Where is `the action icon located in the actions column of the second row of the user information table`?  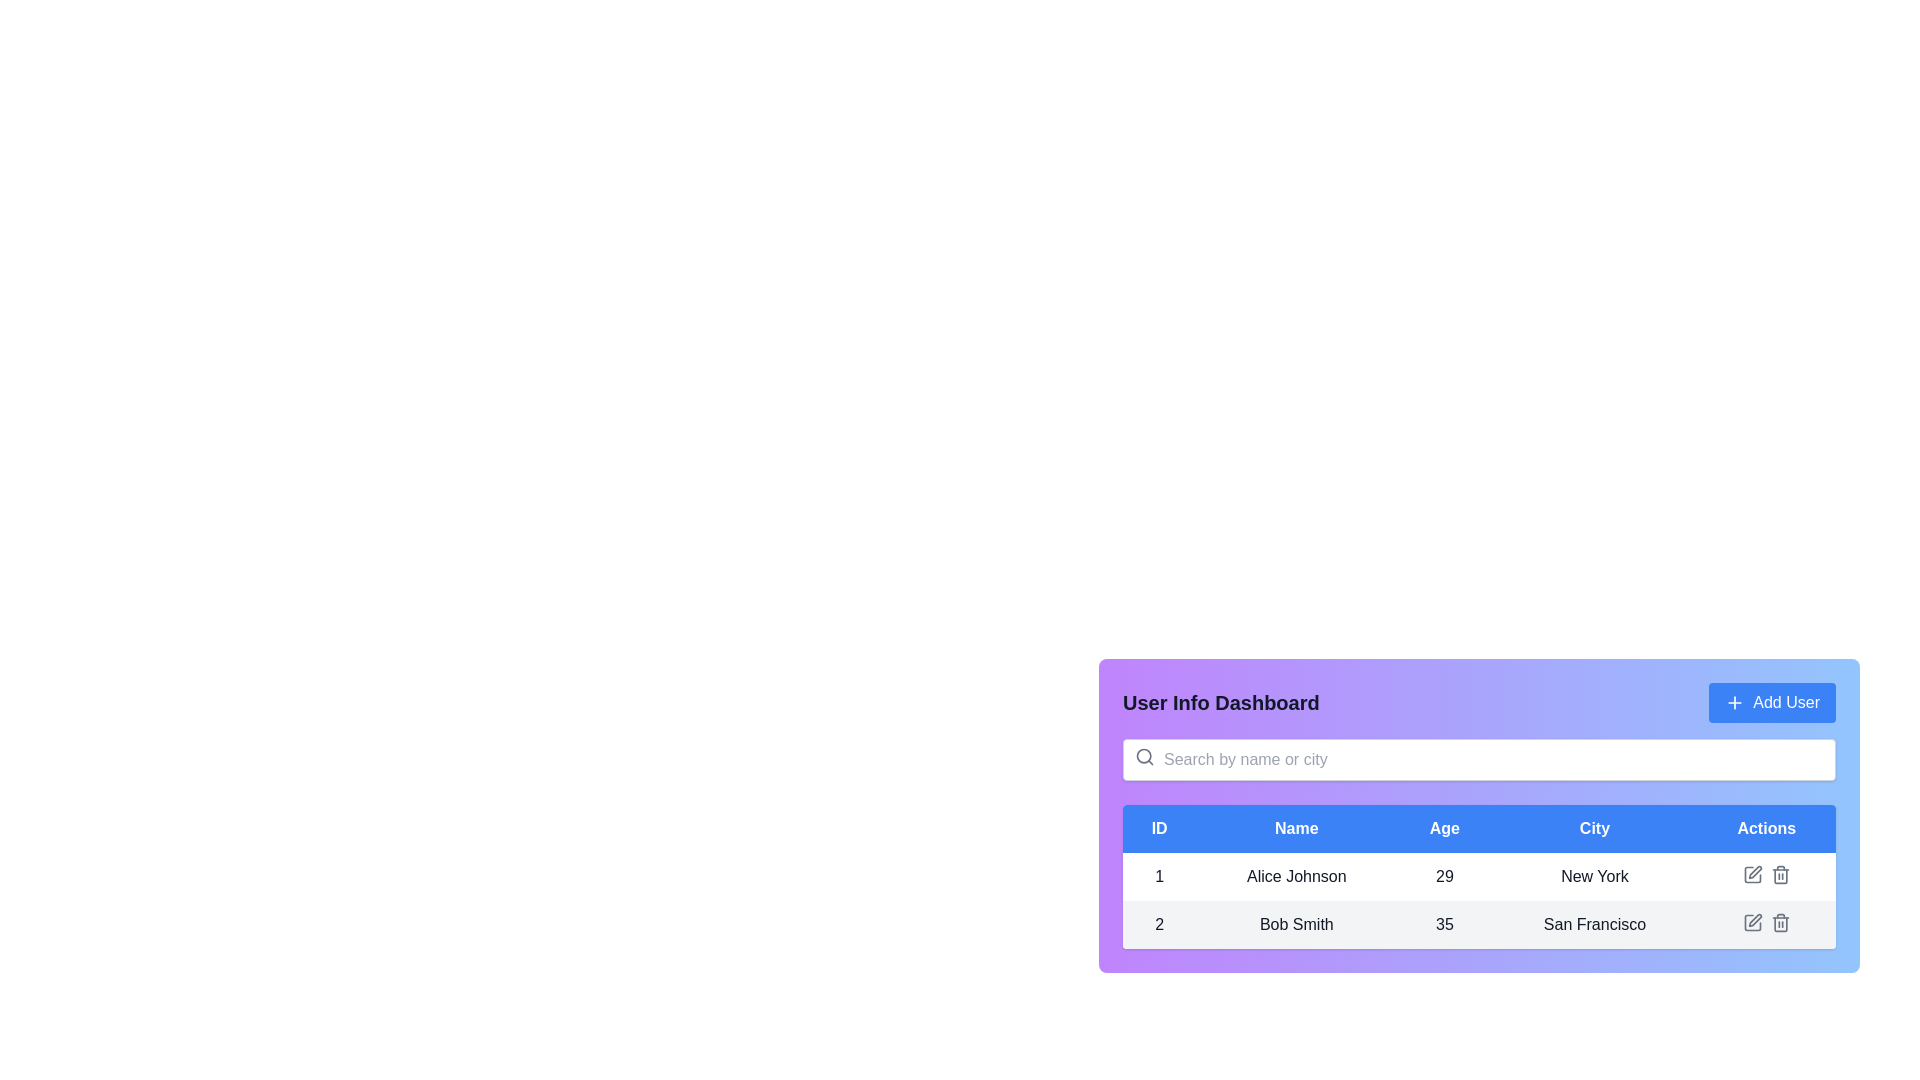
the action icon located in the actions column of the second row of the user information table is located at coordinates (1751, 874).